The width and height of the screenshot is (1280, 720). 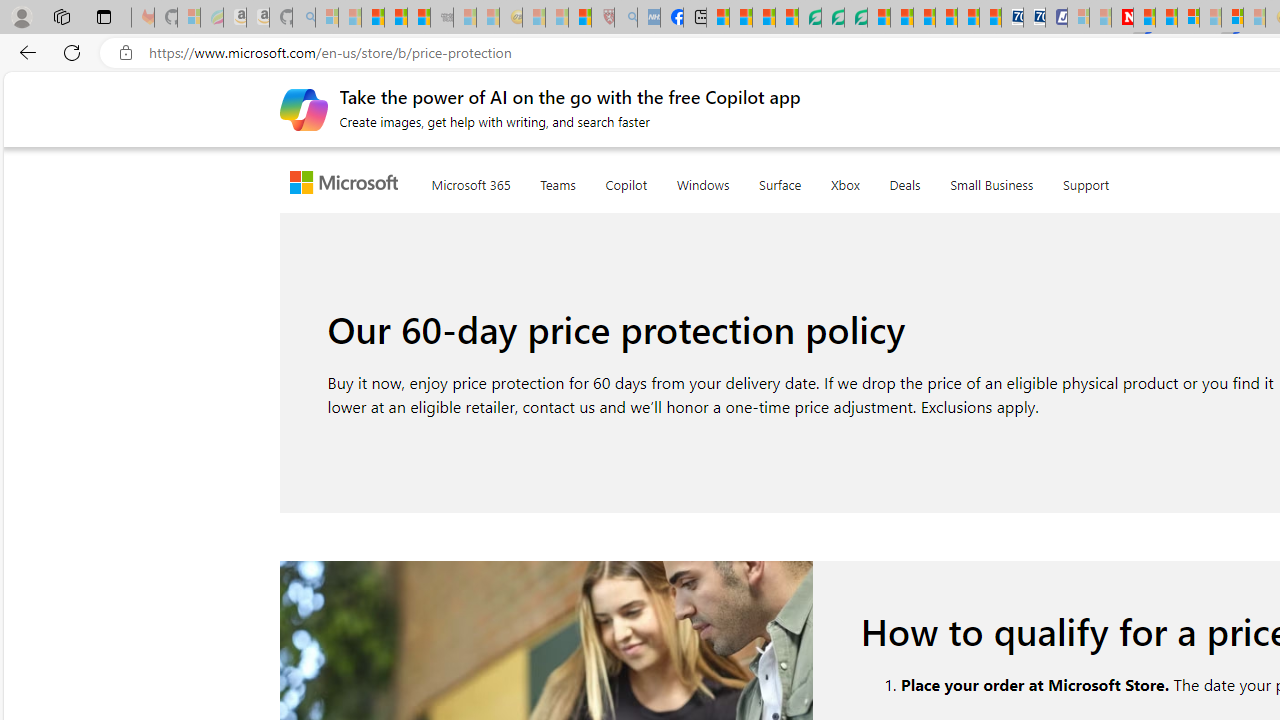 What do you see at coordinates (624, 181) in the screenshot?
I see `'Copilot'` at bounding box center [624, 181].